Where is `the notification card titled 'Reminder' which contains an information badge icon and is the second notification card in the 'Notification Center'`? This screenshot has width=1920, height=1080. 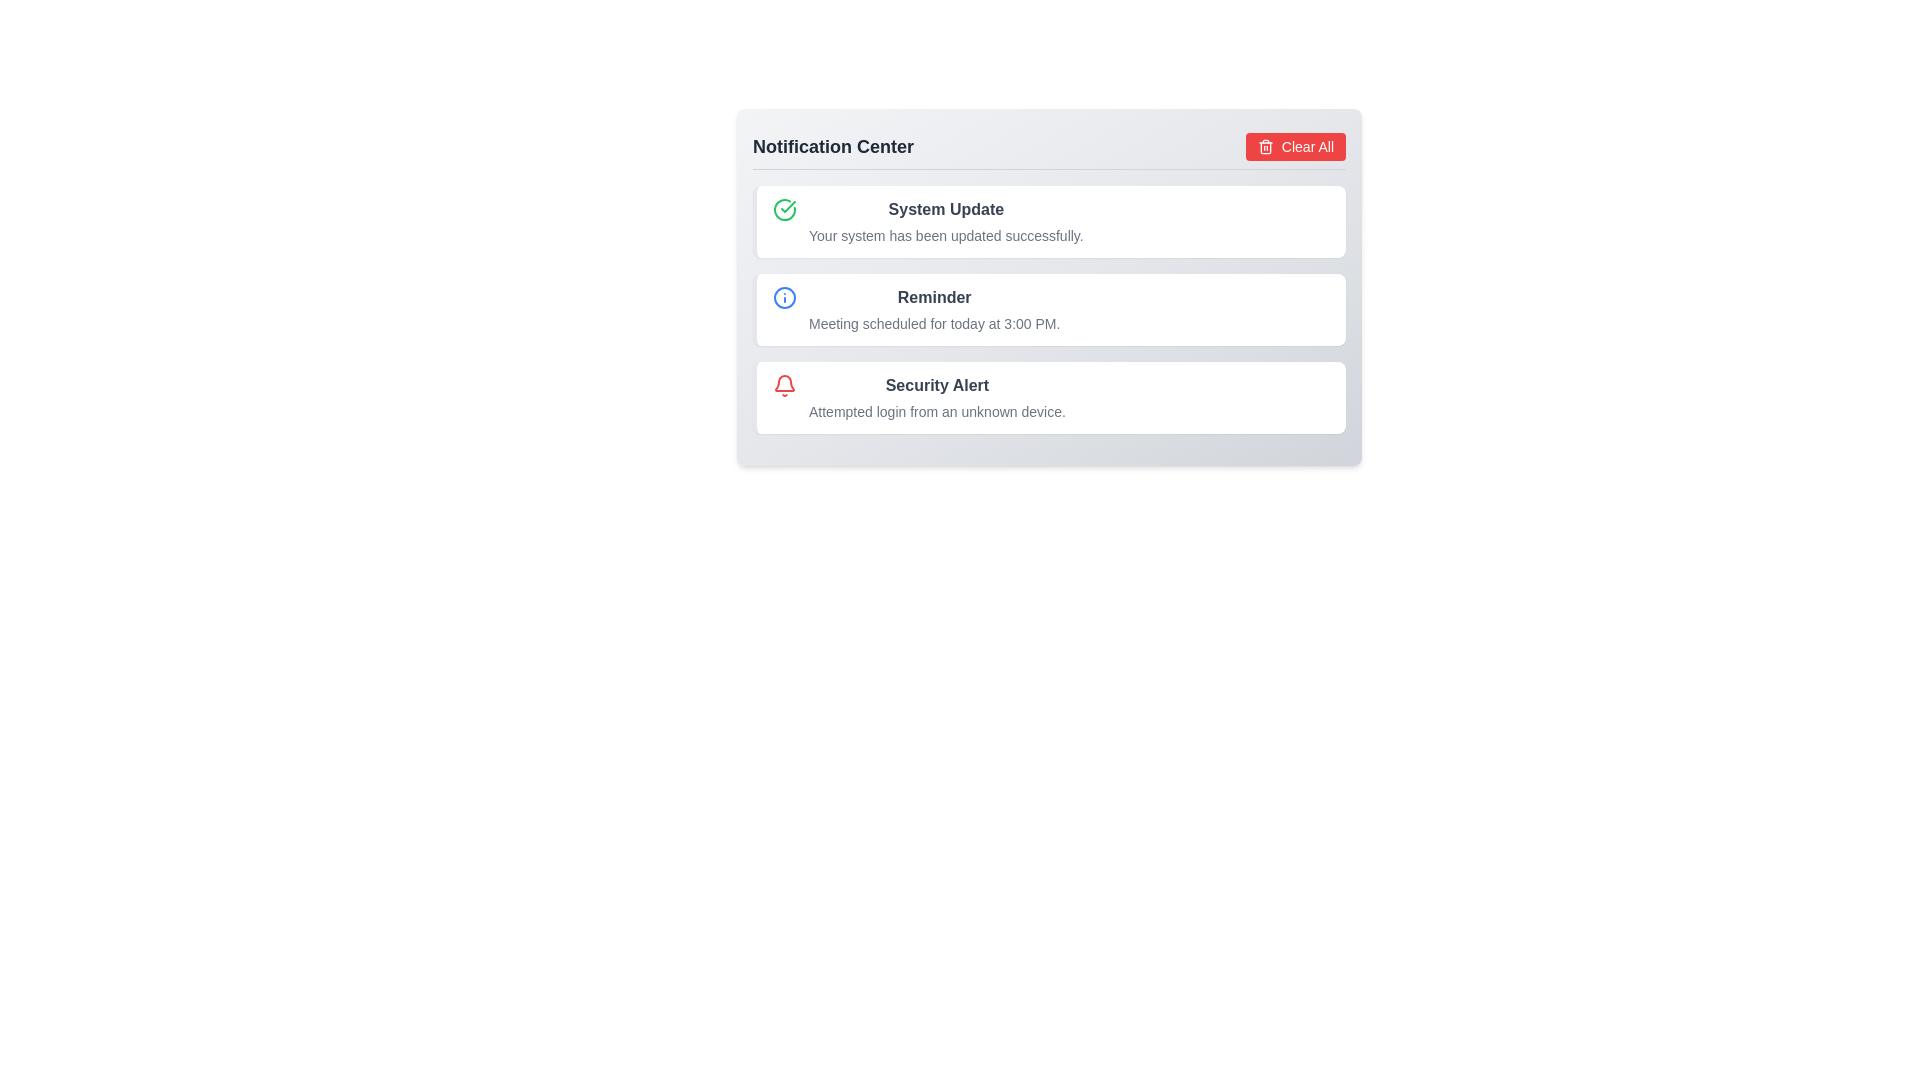 the notification card titled 'Reminder' which contains an information badge icon and is the second notification card in the 'Notification Center' is located at coordinates (1048, 309).